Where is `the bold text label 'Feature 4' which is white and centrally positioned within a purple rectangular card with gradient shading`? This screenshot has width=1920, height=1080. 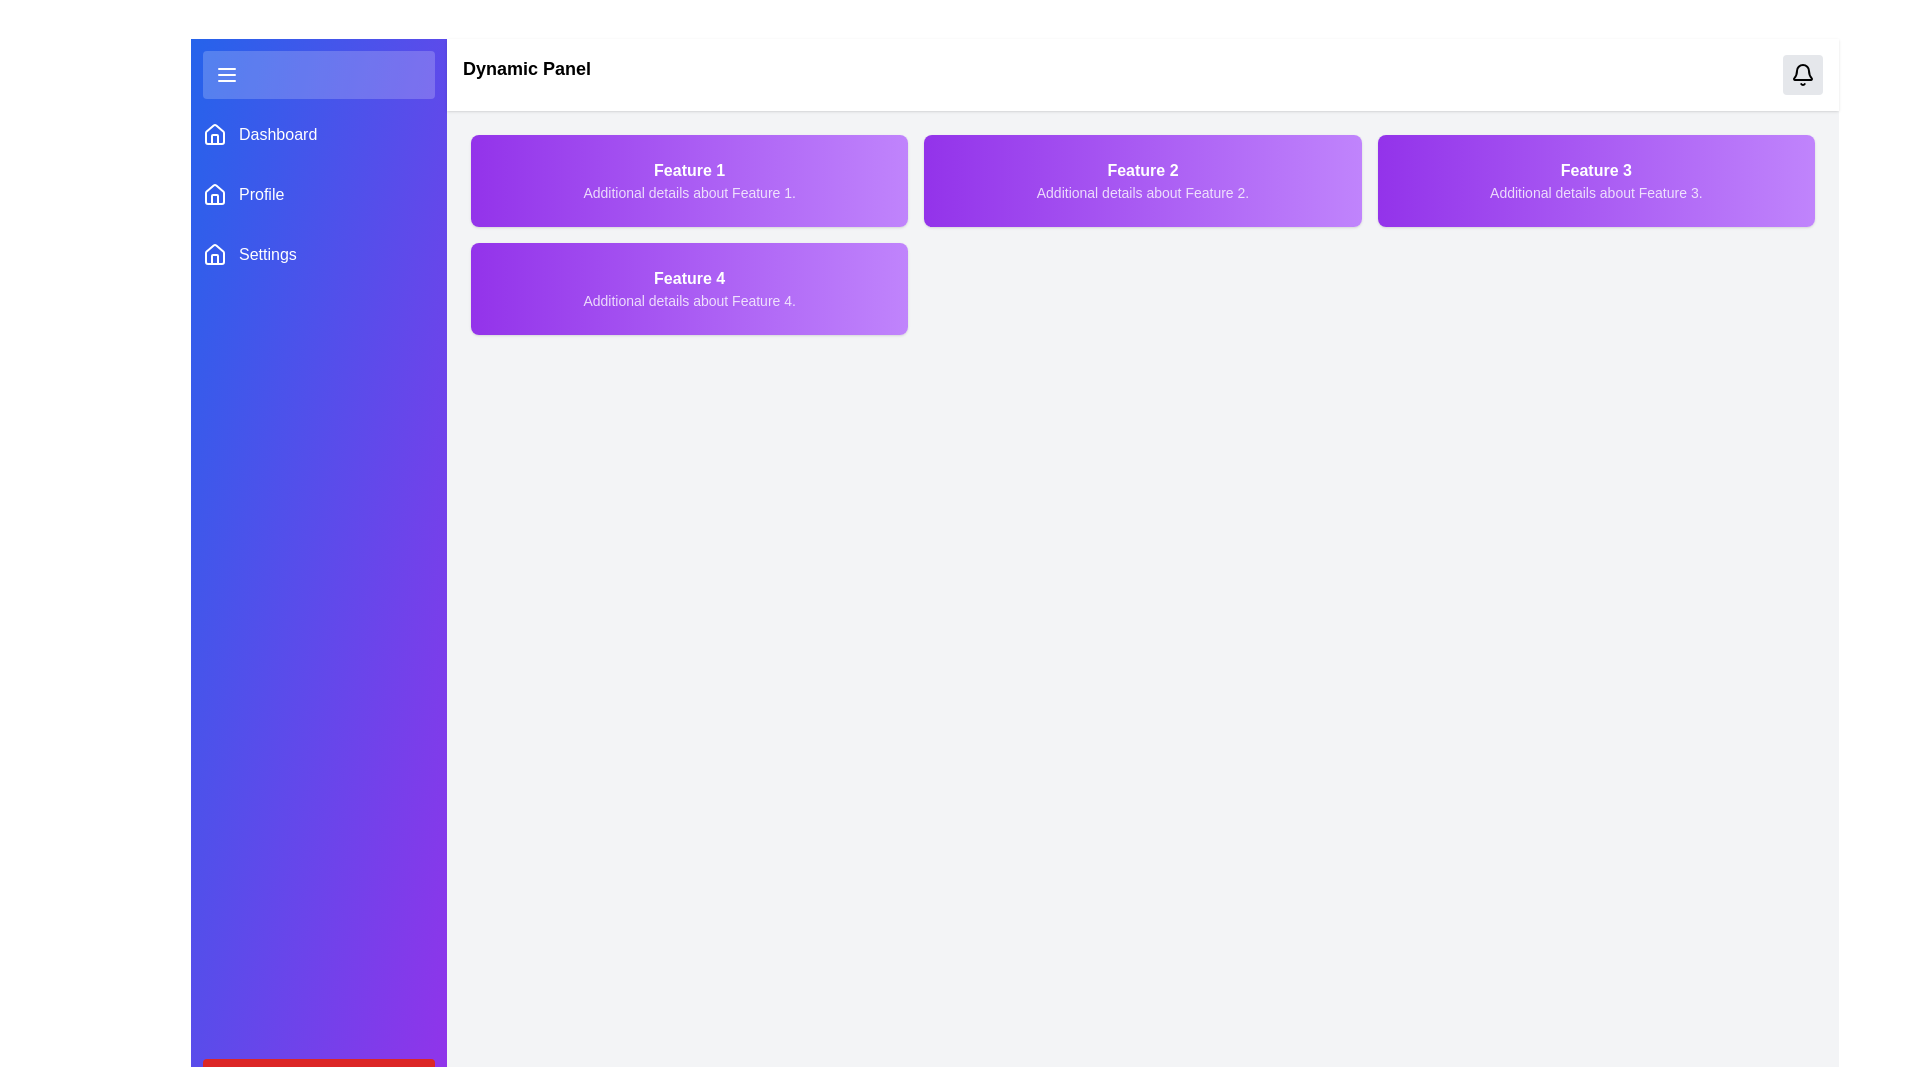
the bold text label 'Feature 4' which is white and centrally positioned within a purple rectangular card with gradient shading is located at coordinates (689, 278).